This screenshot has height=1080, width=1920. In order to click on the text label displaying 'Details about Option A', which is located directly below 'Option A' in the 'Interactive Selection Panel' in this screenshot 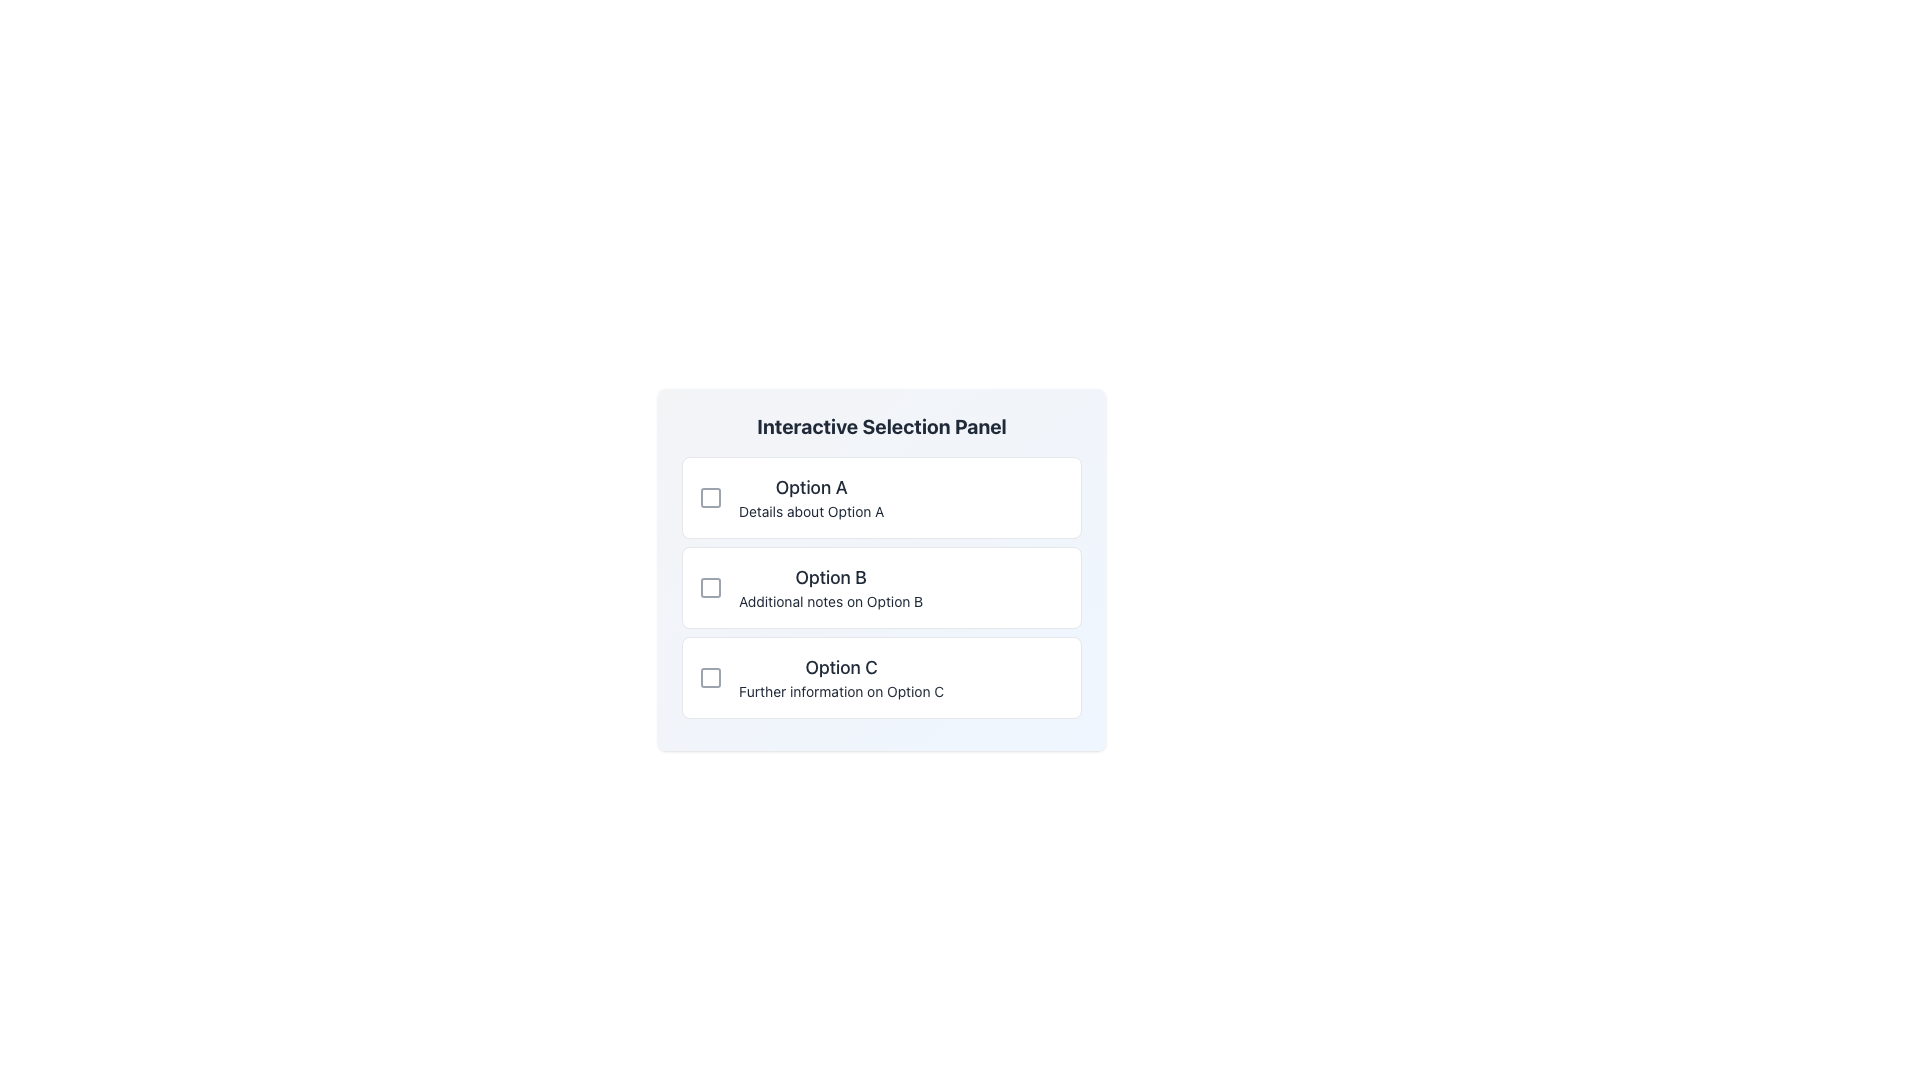, I will do `click(811, 511)`.